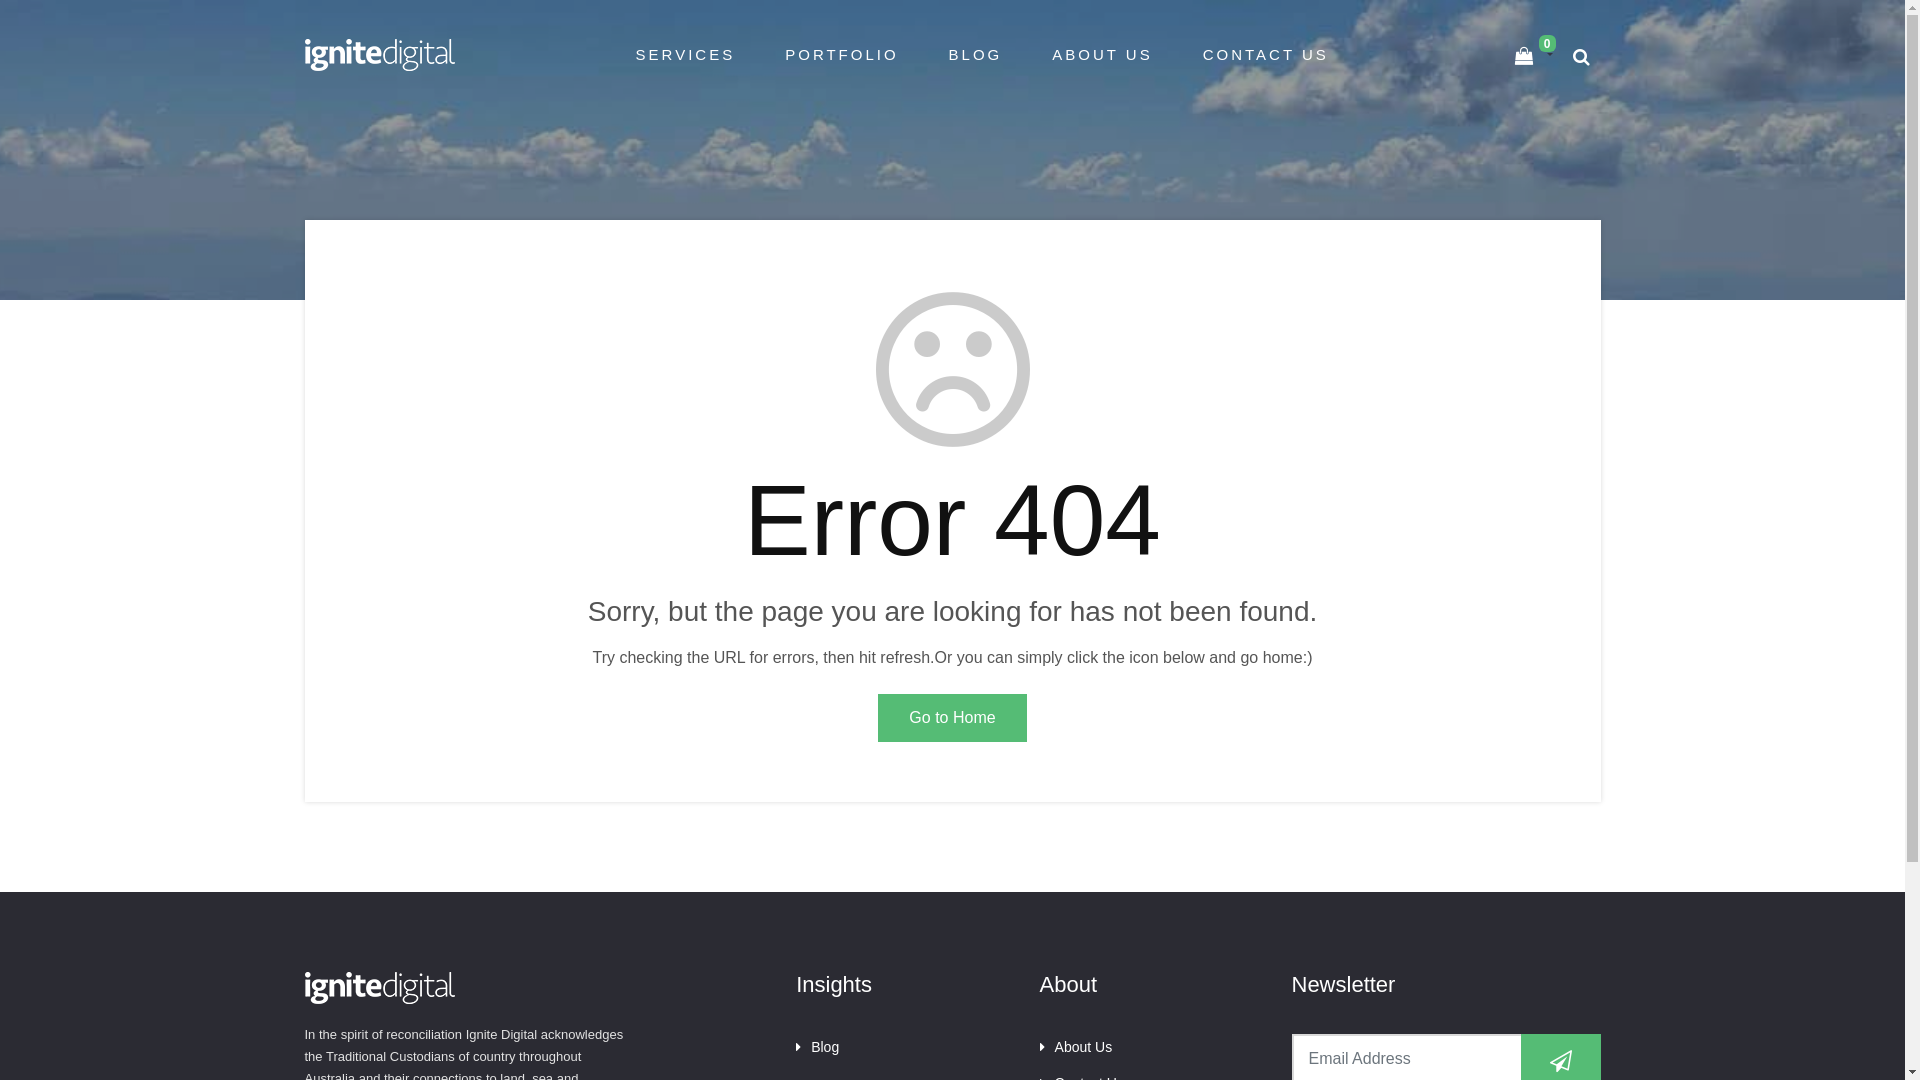  I want to click on 'About Us', so click(1075, 1045).